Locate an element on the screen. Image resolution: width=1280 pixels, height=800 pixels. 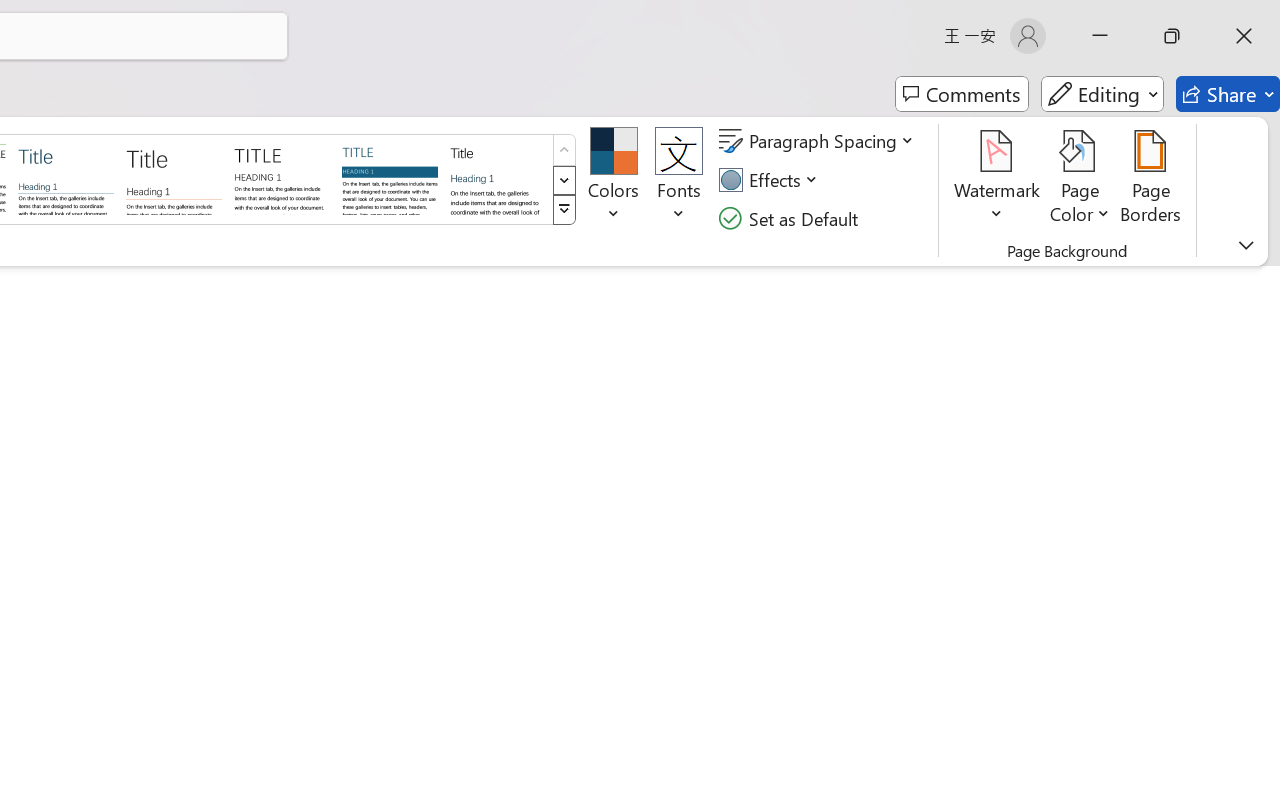
'Page Borders...' is located at coordinates (1151, 179).